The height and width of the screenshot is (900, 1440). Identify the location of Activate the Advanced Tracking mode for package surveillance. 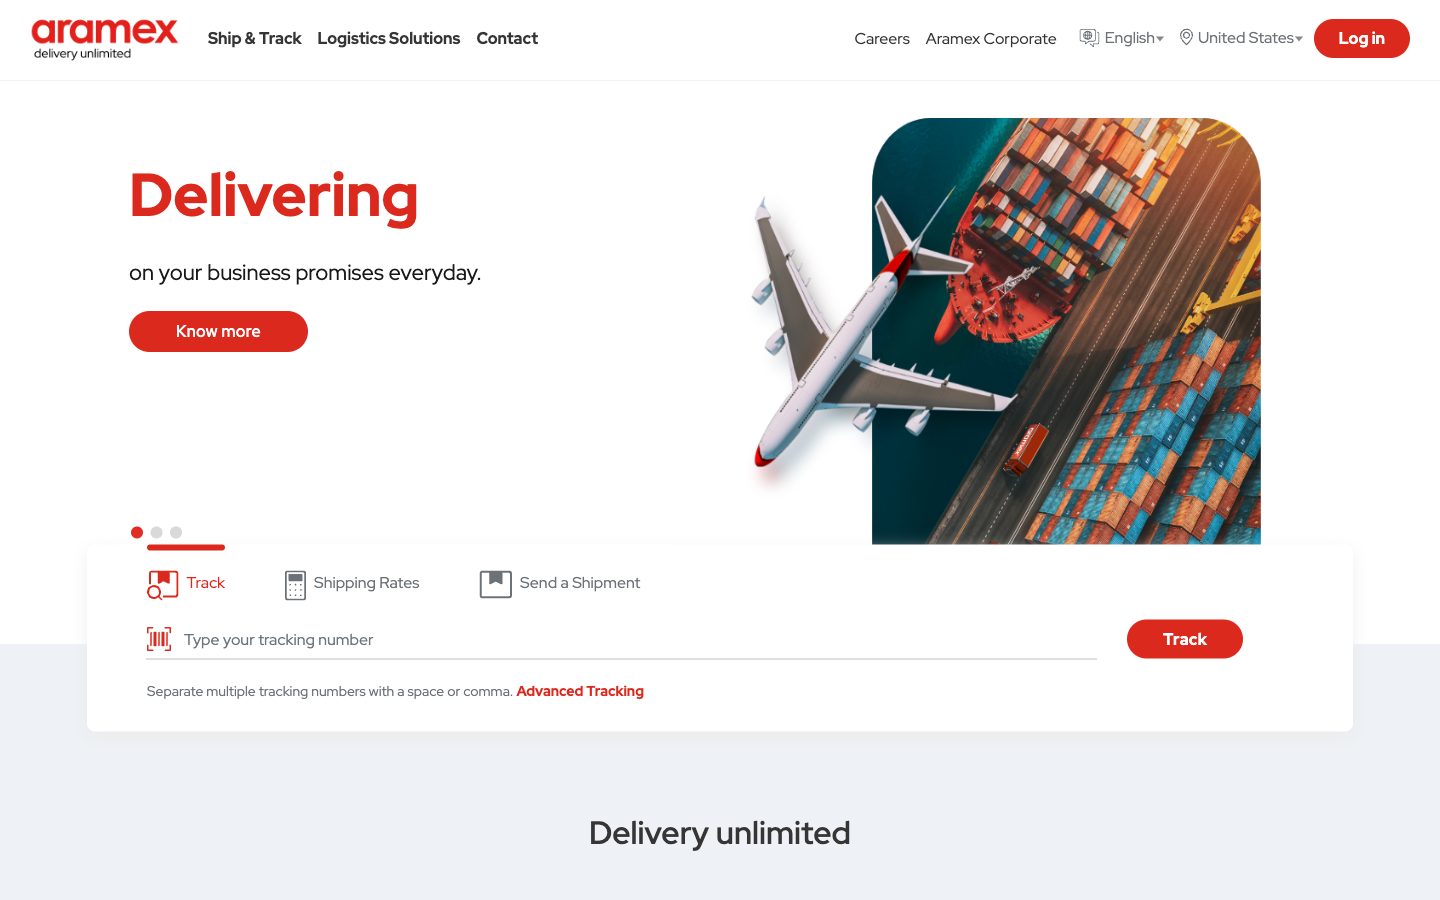
(580, 689).